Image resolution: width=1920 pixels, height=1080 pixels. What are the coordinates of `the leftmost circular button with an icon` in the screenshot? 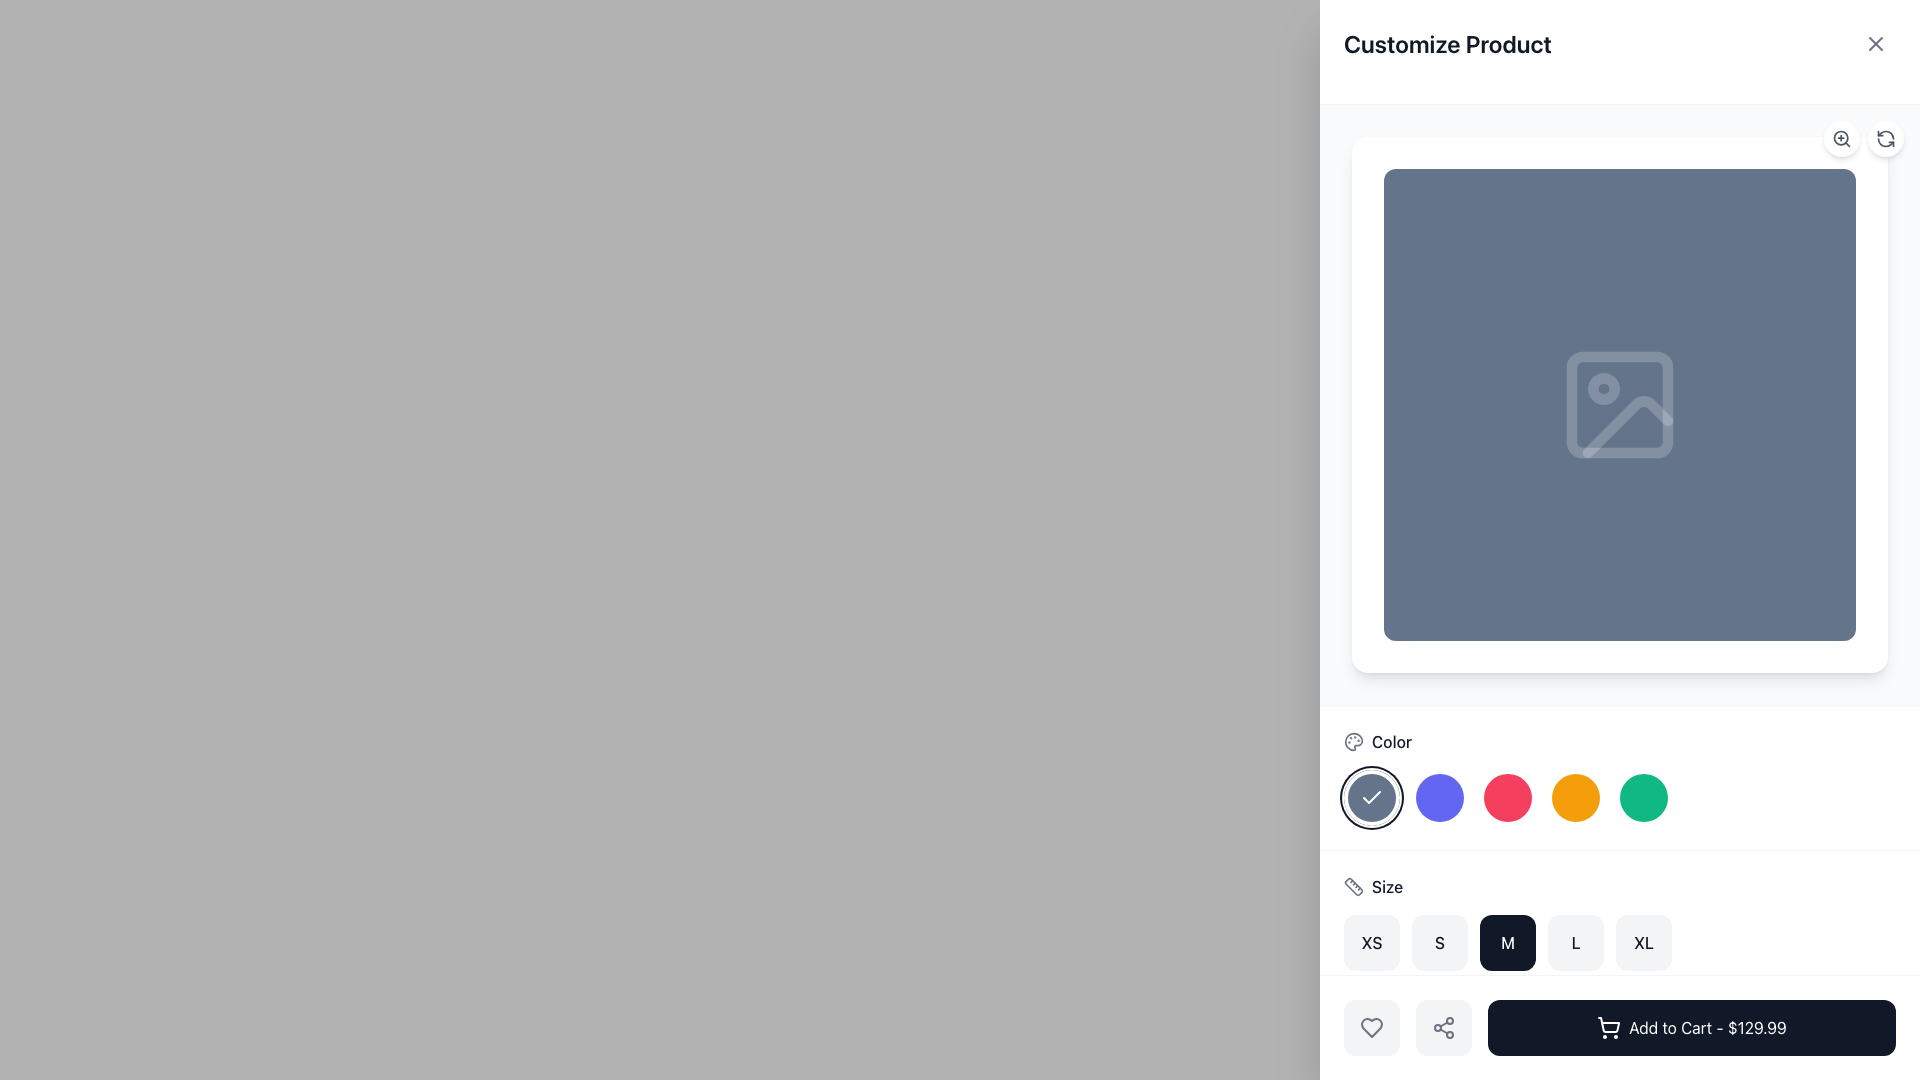 It's located at (1371, 797).